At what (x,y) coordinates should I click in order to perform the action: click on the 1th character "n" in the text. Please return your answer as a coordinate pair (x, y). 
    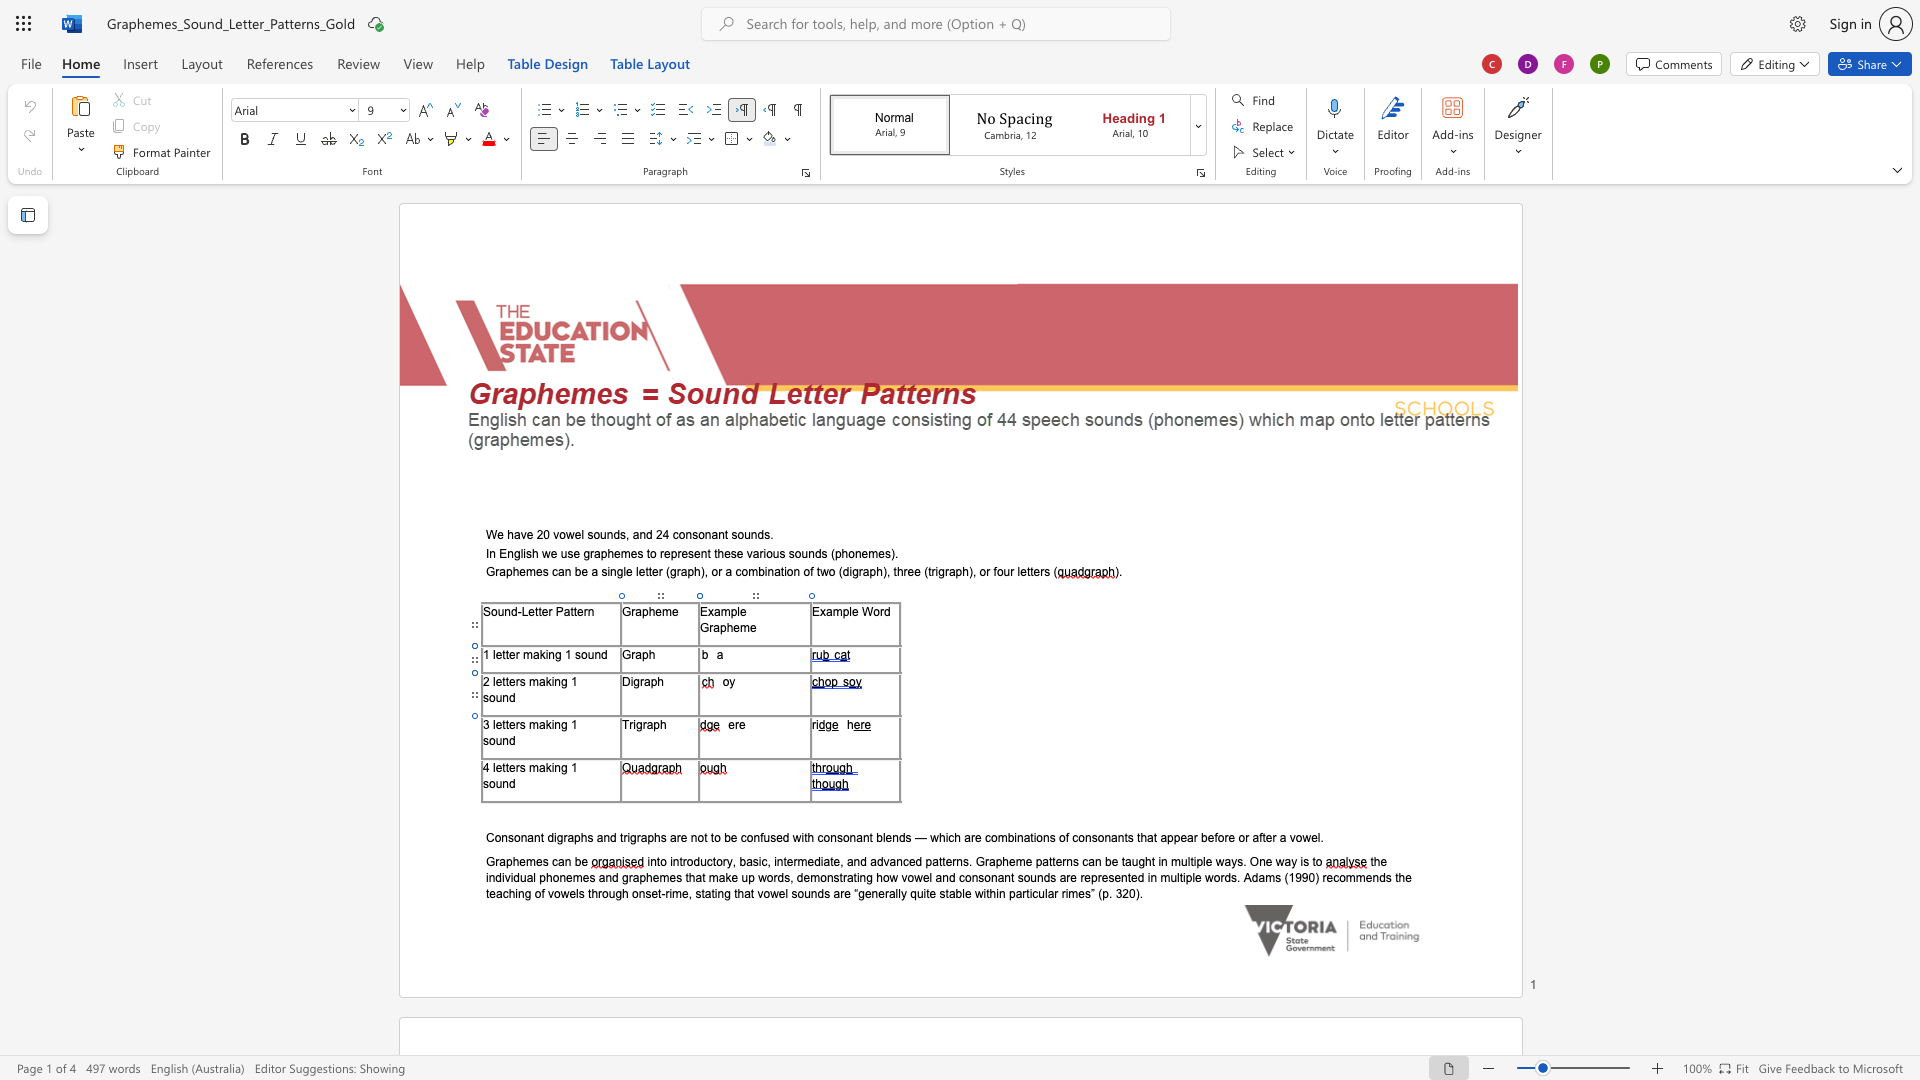
    Looking at the image, I should click on (557, 724).